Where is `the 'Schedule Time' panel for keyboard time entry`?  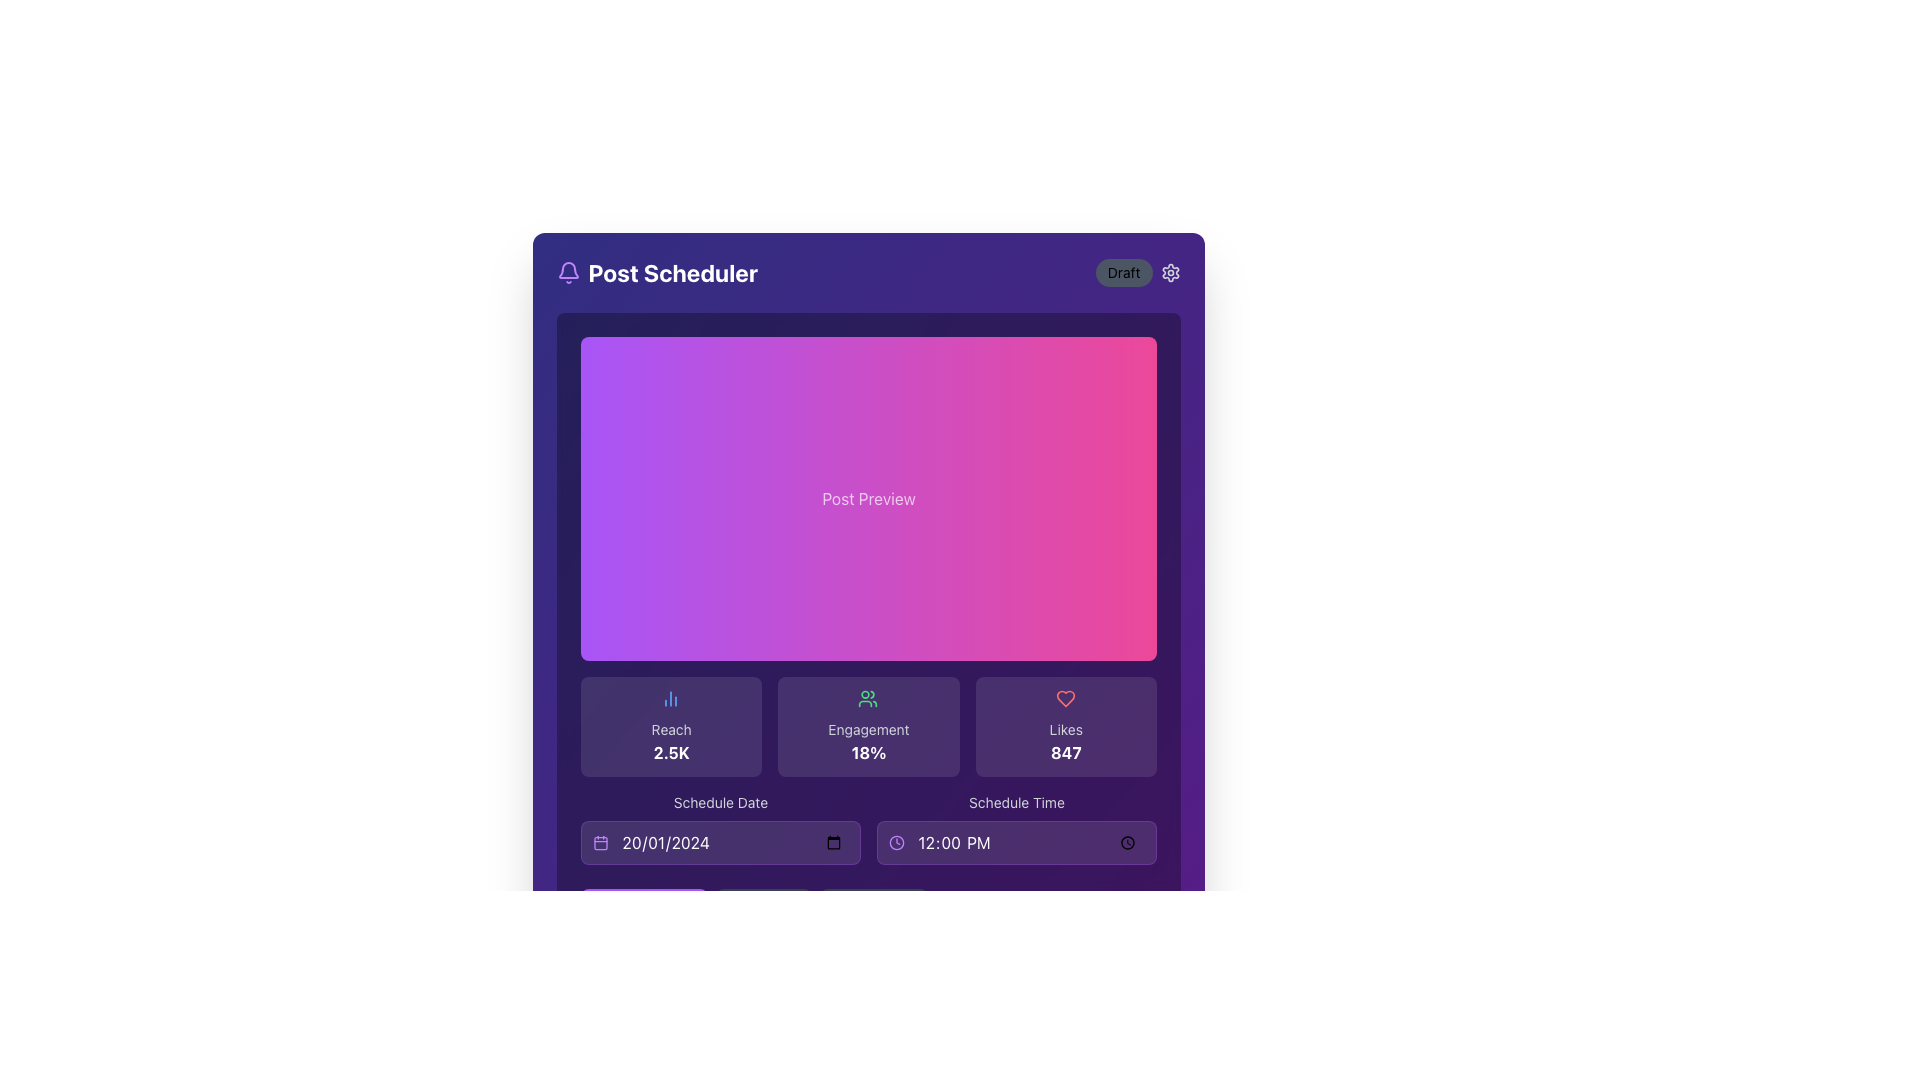
the 'Schedule Time' panel for keyboard time entry is located at coordinates (1016, 829).